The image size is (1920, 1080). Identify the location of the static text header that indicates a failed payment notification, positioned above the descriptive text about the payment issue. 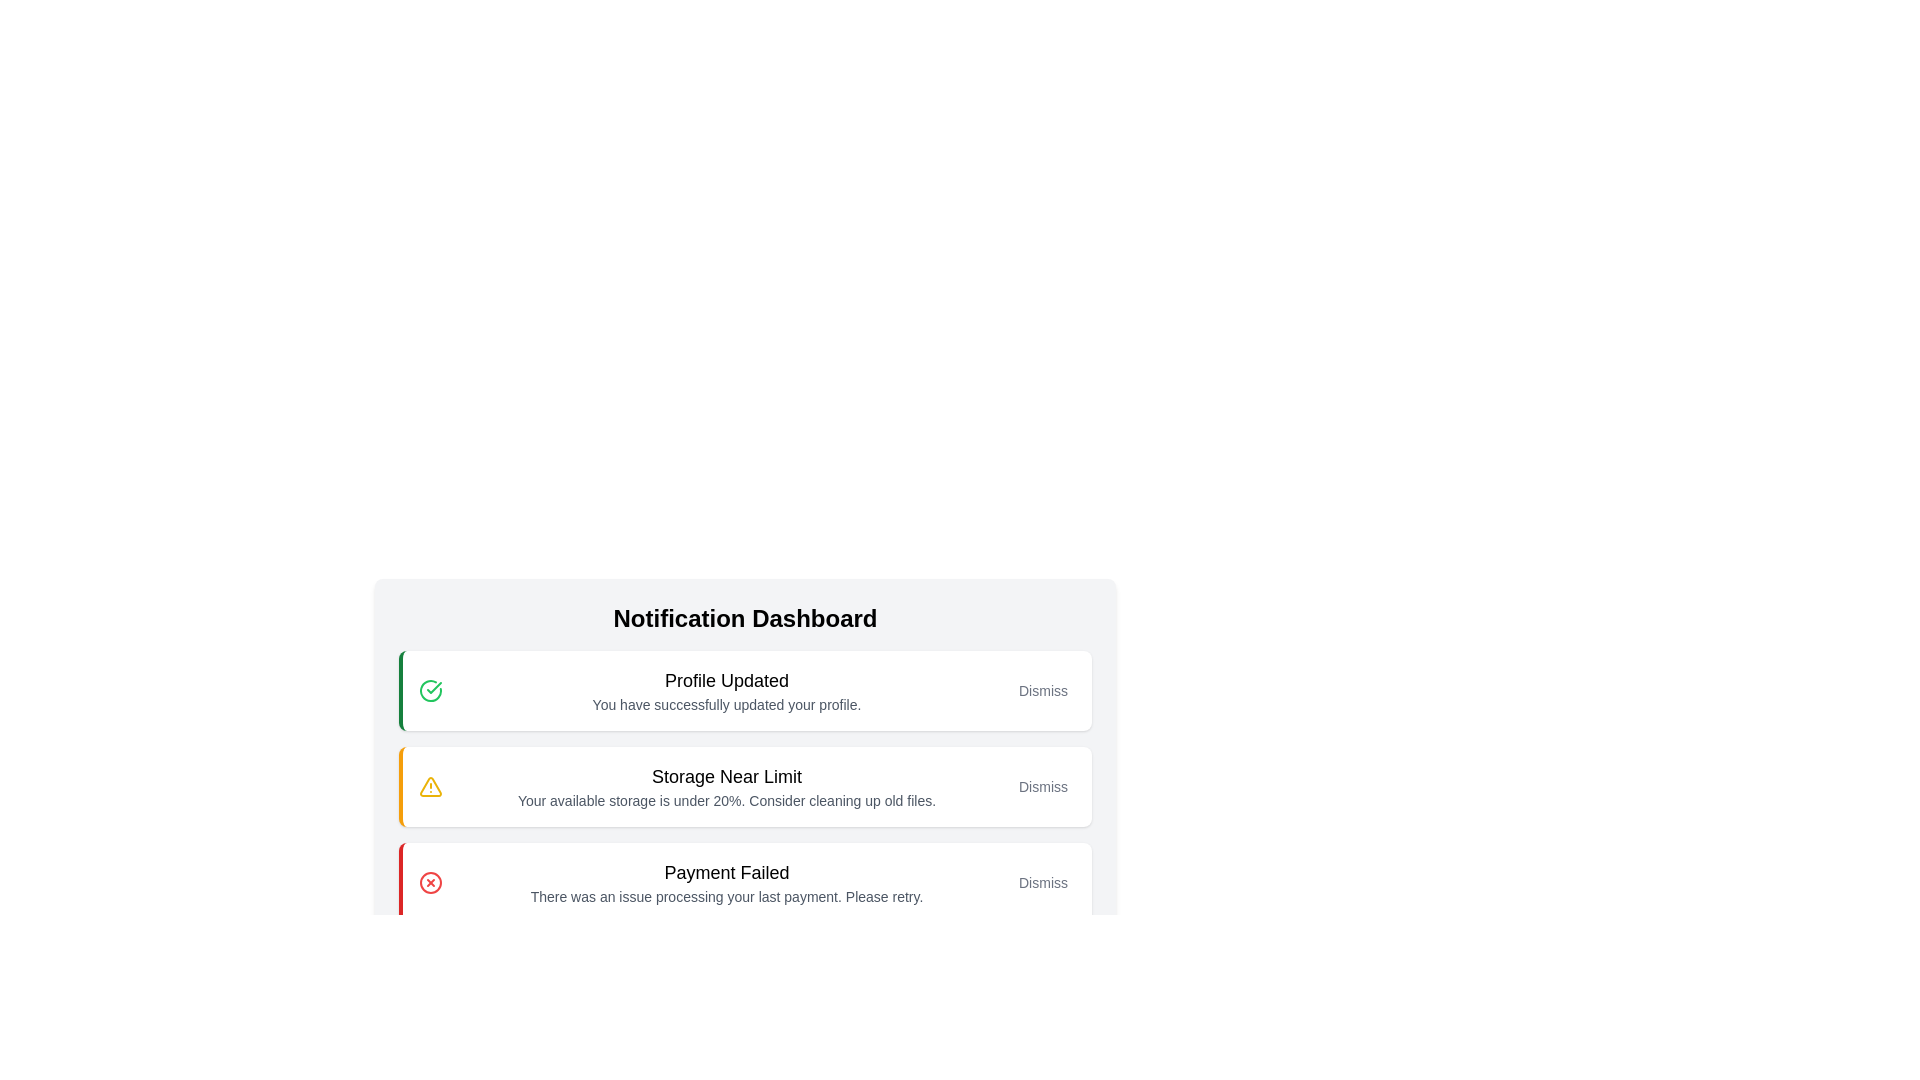
(725, 871).